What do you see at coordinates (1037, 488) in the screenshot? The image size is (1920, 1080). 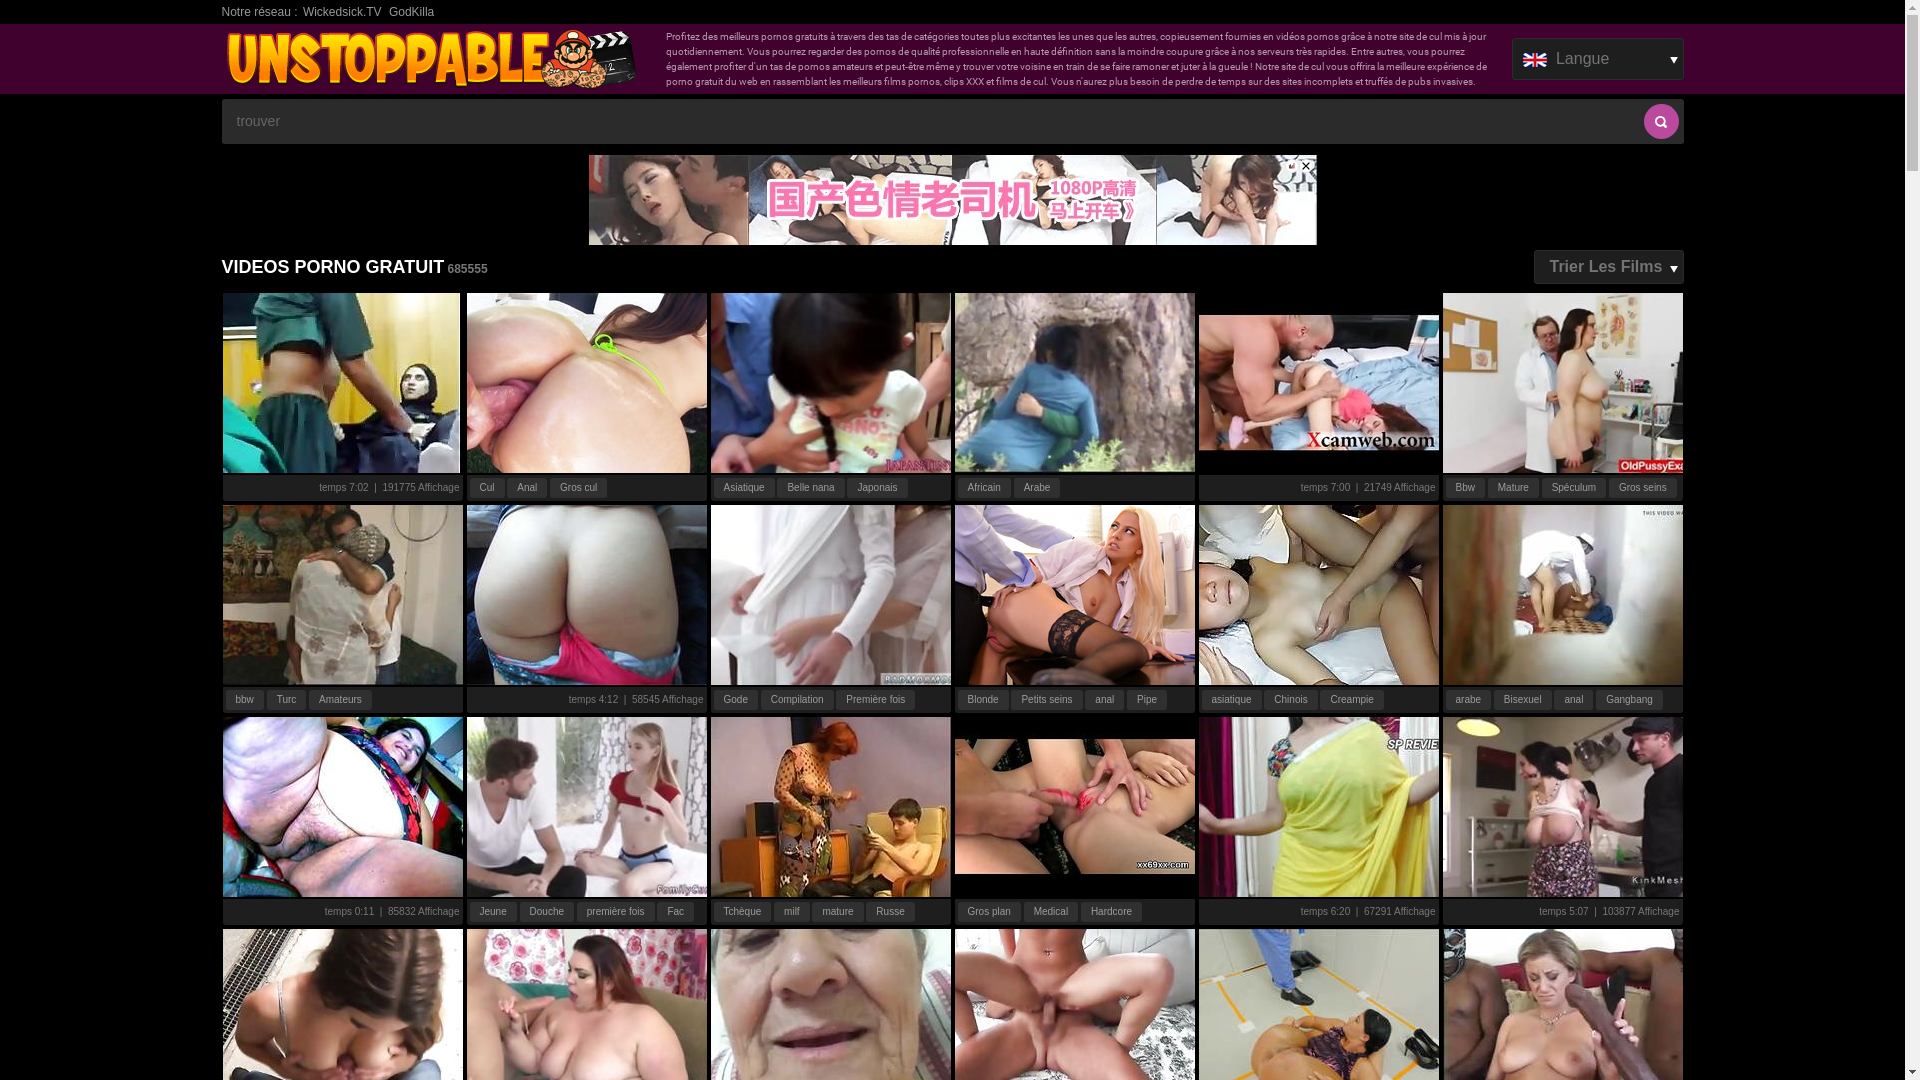 I see `'Arabe'` at bounding box center [1037, 488].